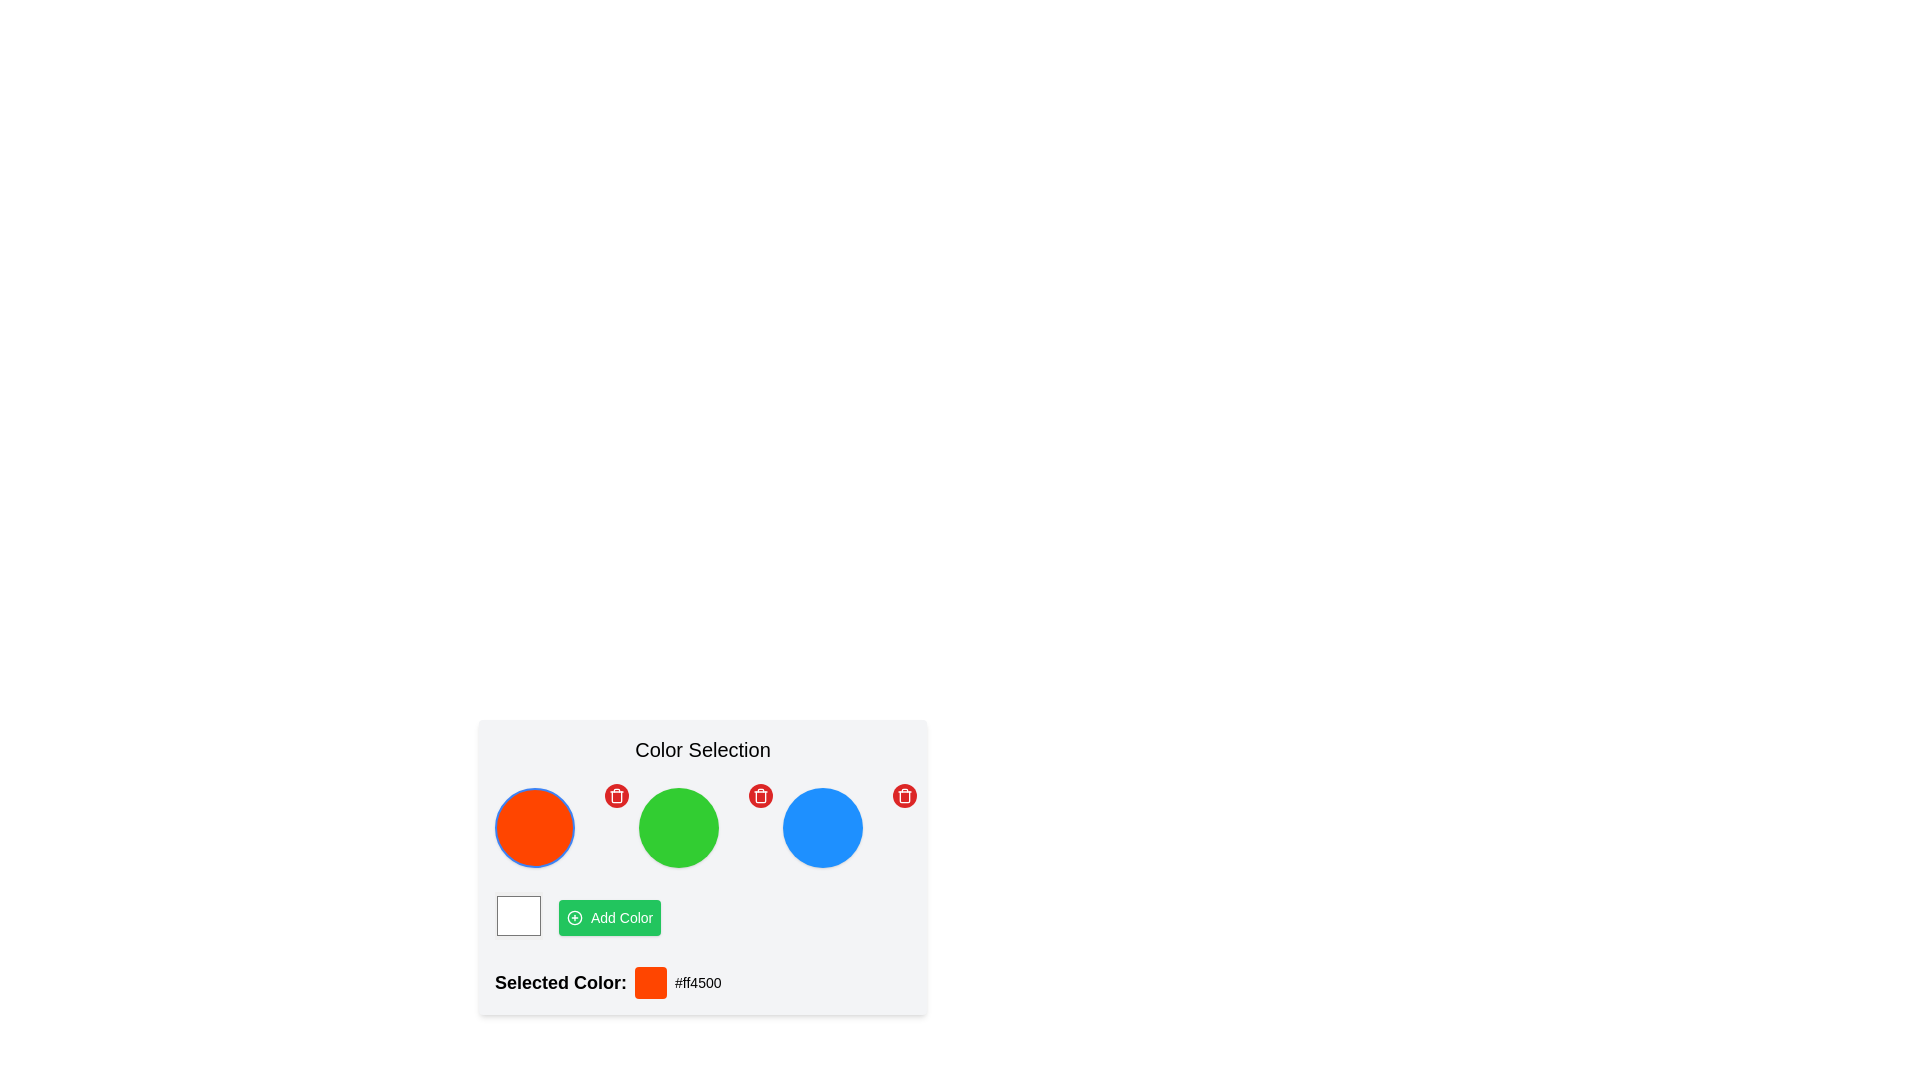 The width and height of the screenshot is (1920, 1080). I want to click on the green circle color option with a shadow effect and transparent border located in the second position among three circular color options under the 'Color Selection' heading, so click(702, 866).